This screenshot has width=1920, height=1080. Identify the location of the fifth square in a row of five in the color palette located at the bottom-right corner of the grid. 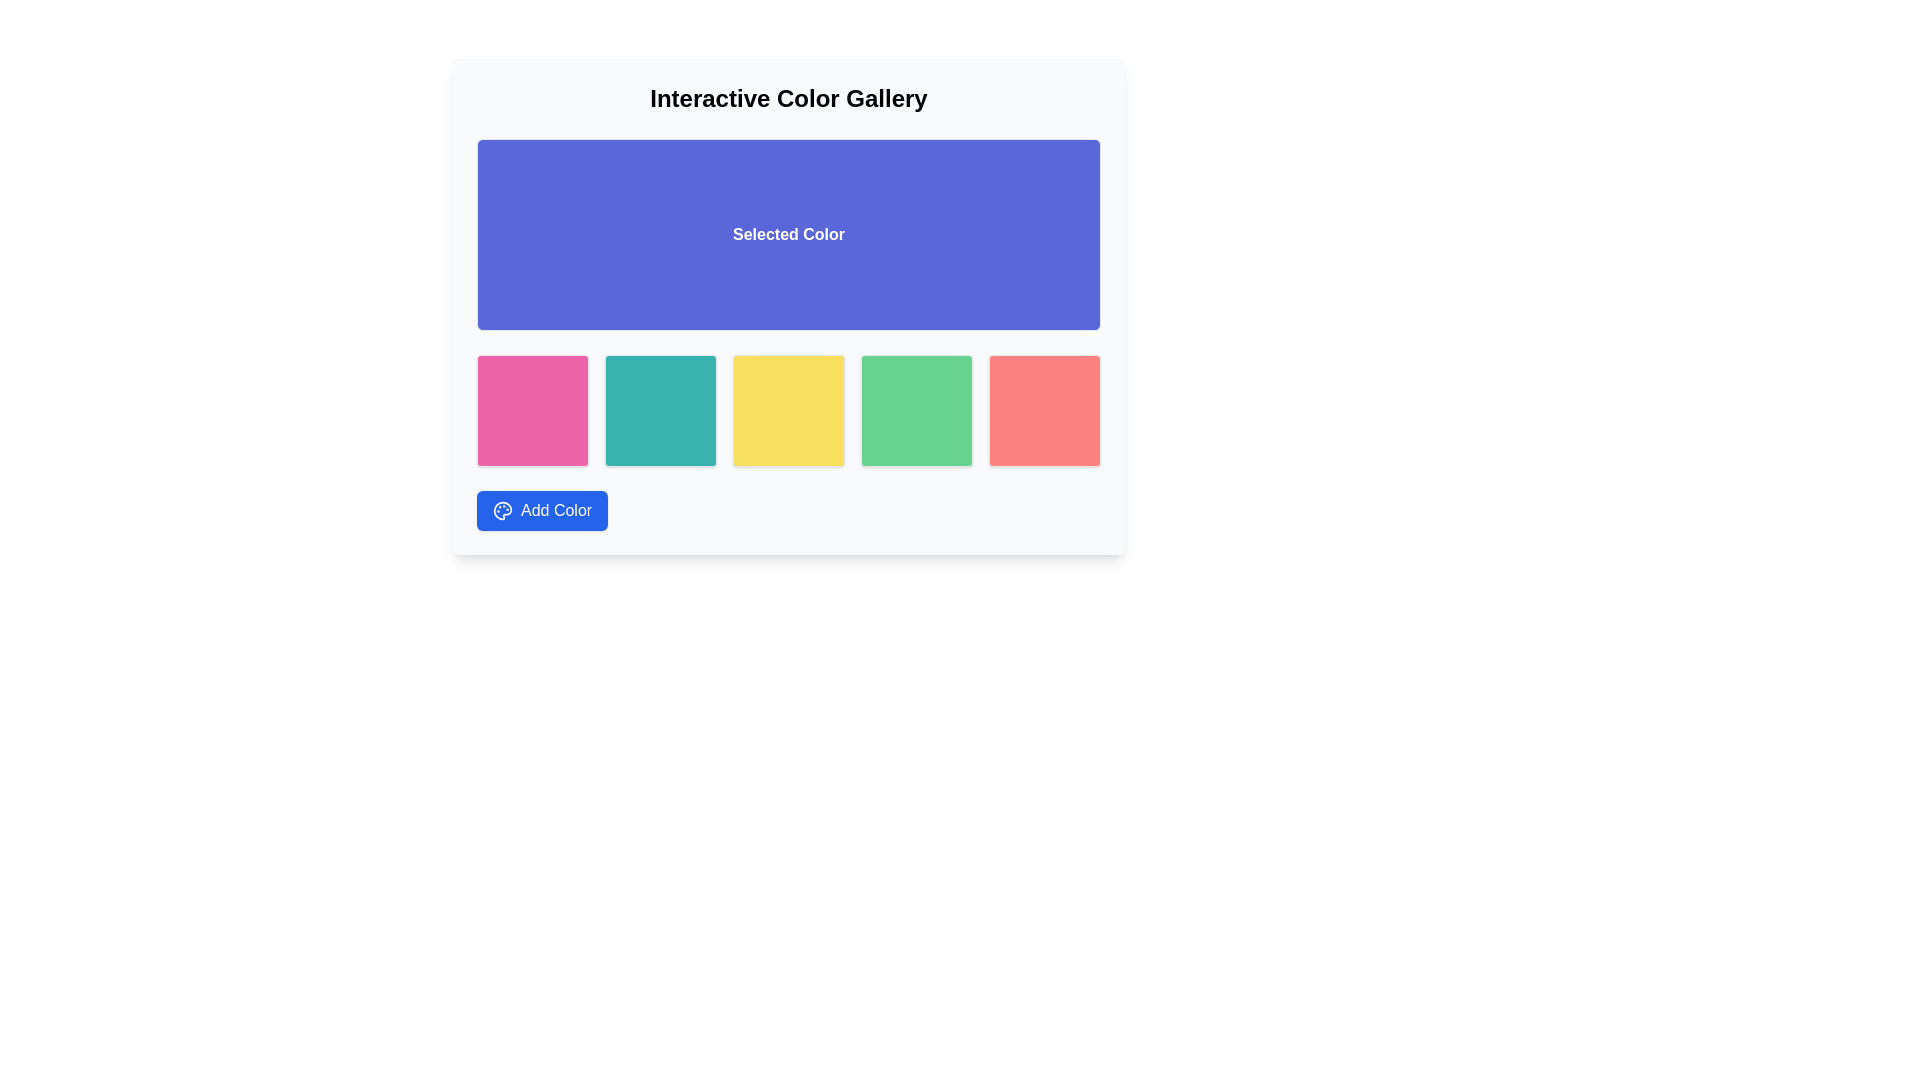
(1044, 410).